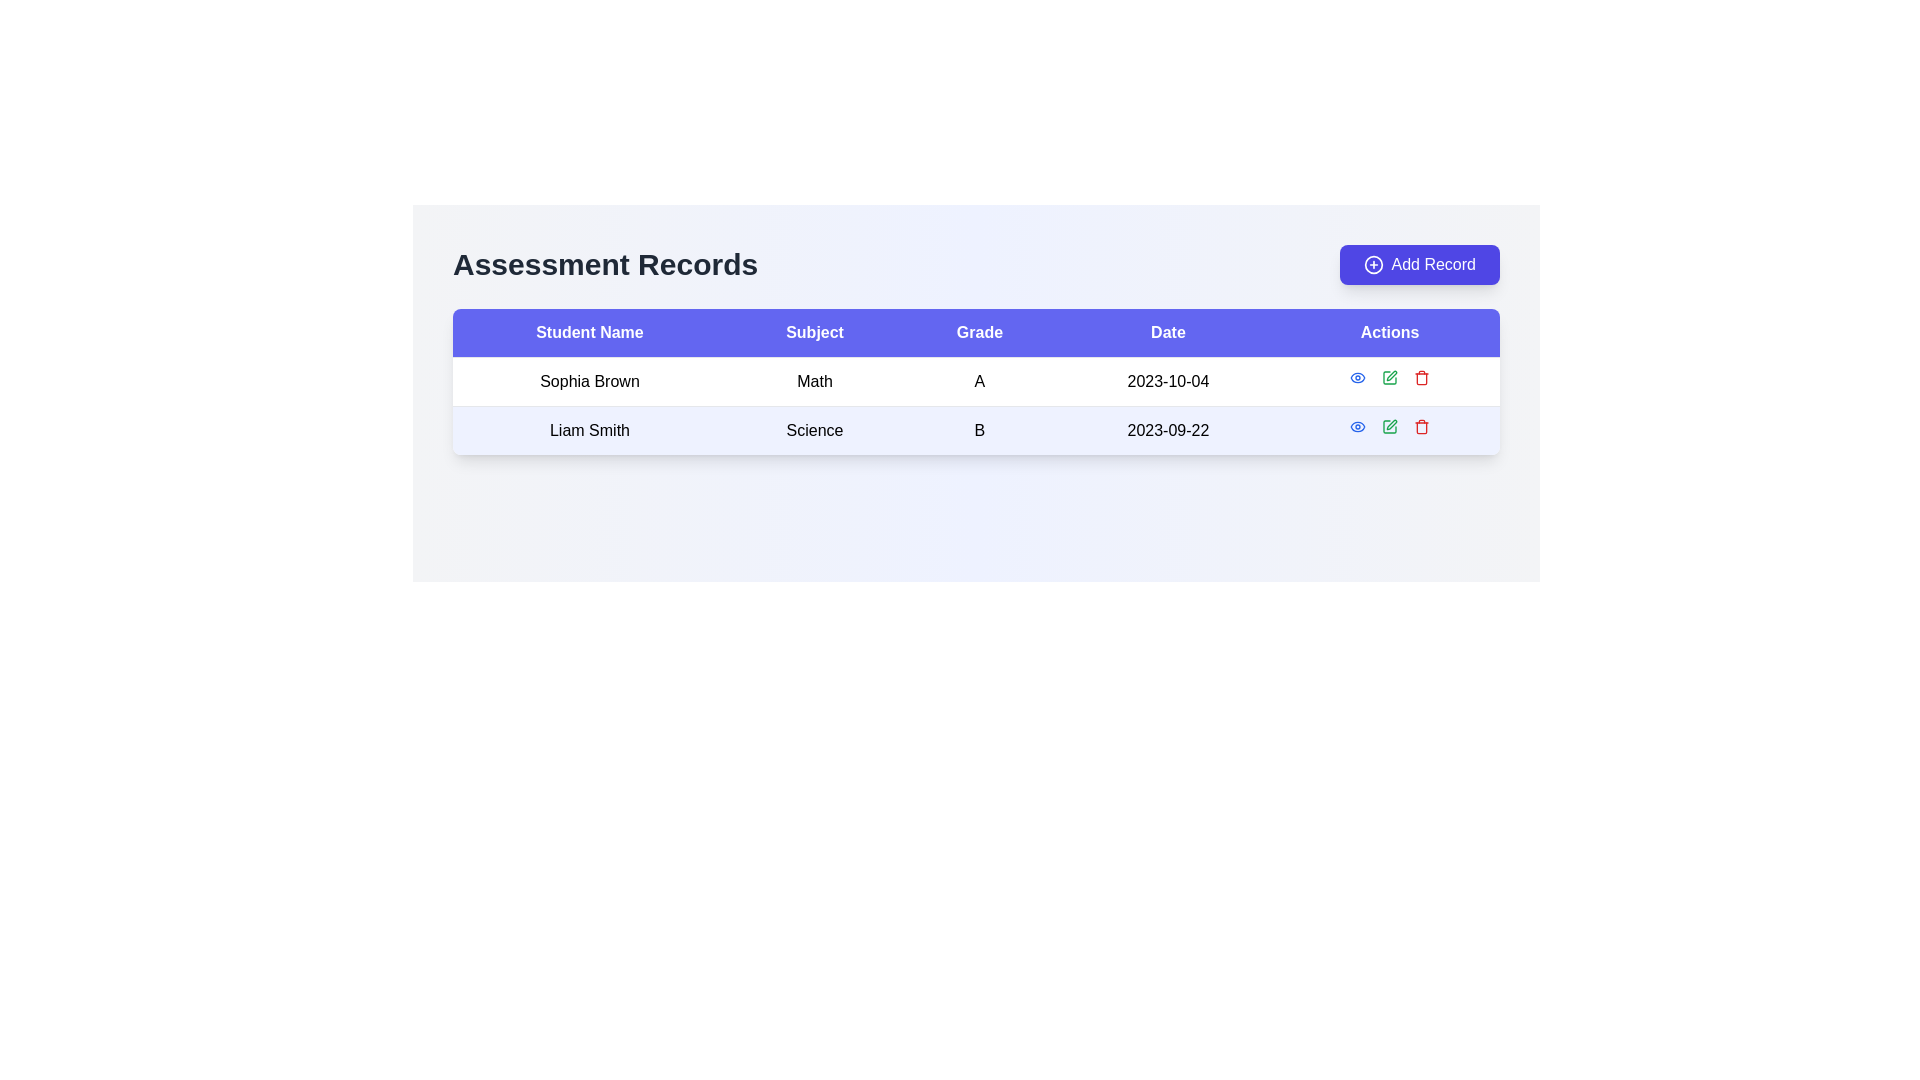 The width and height of the screenshot is (1920, 1080). Describe the element at coordinates (604, 264) in the screenshot. I see `the text label reading 'Assessment Records', which is styled in bold, large, dark gray font and positioned at the top-left section below the page header` at that location.